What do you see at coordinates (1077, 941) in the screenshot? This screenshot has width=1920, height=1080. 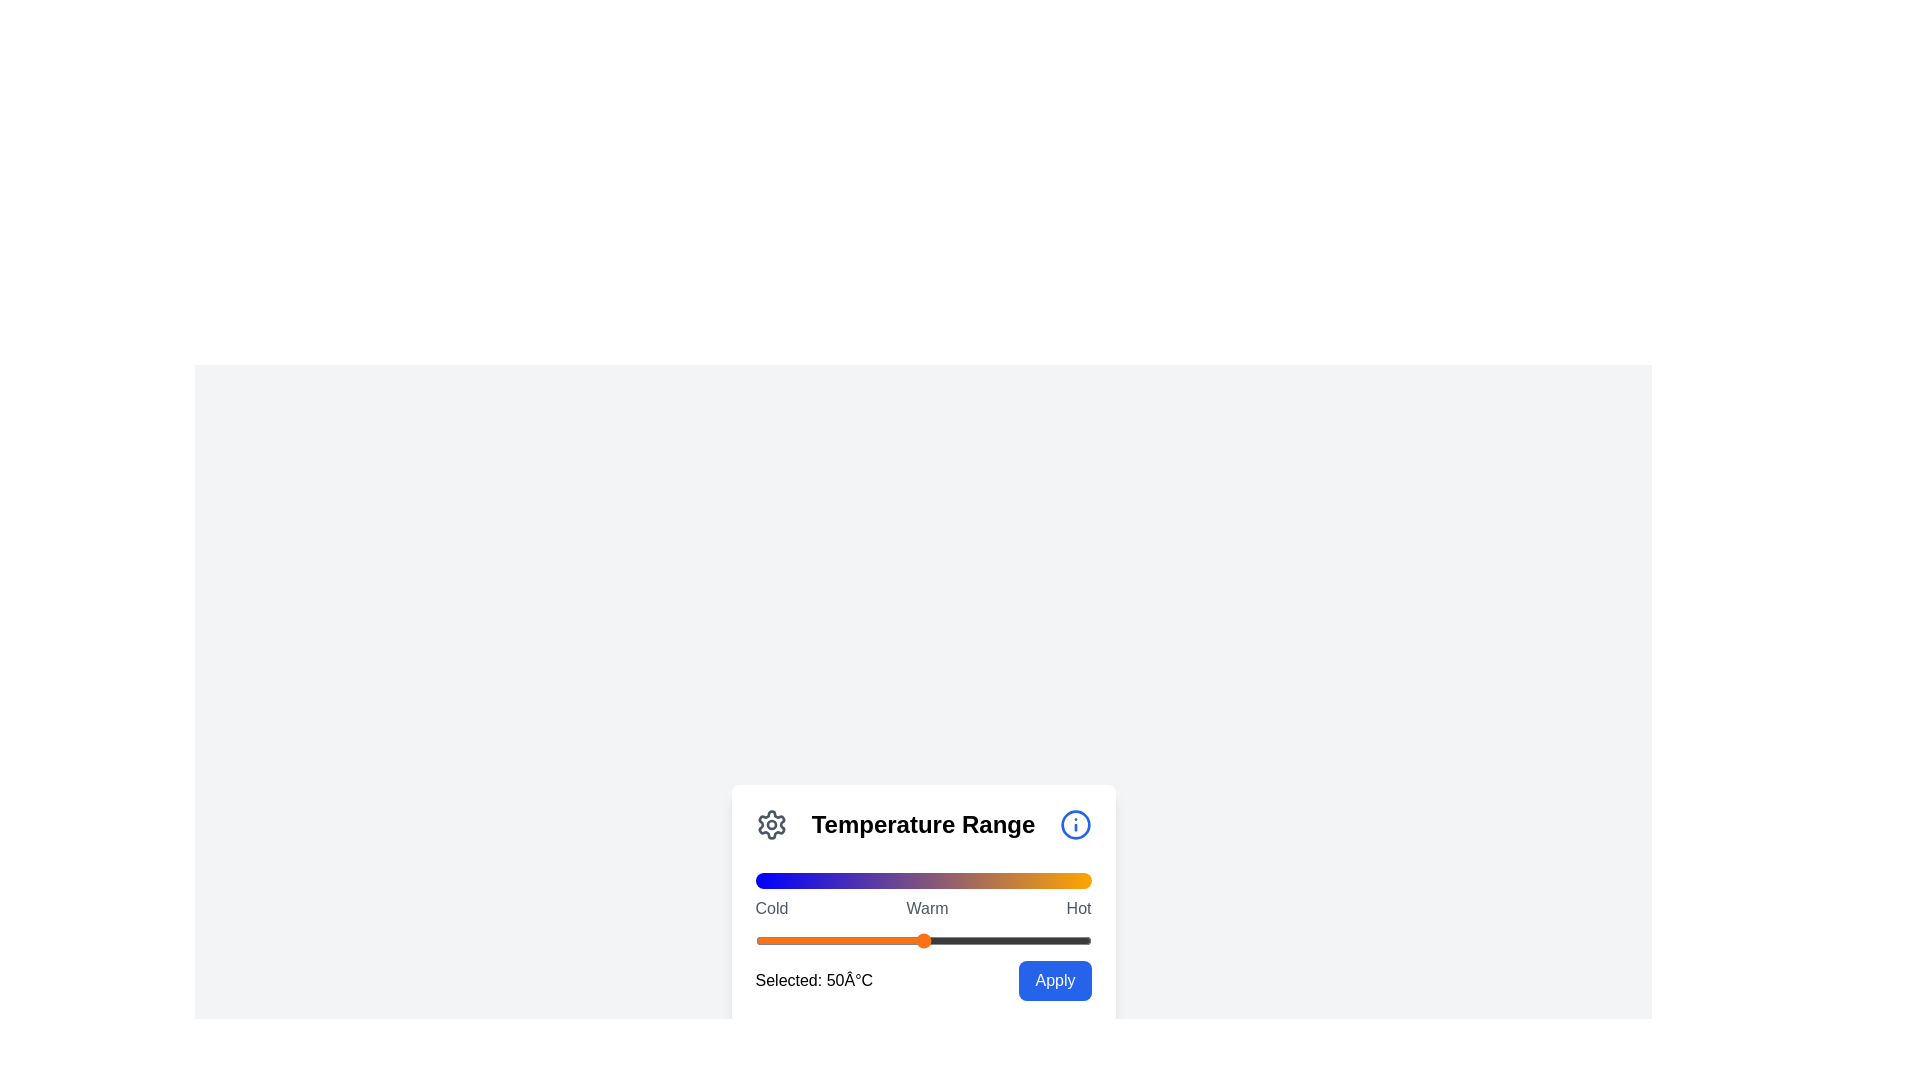 I see `the slider to set the temperature value to 96` at bounding box center [1077, 941].